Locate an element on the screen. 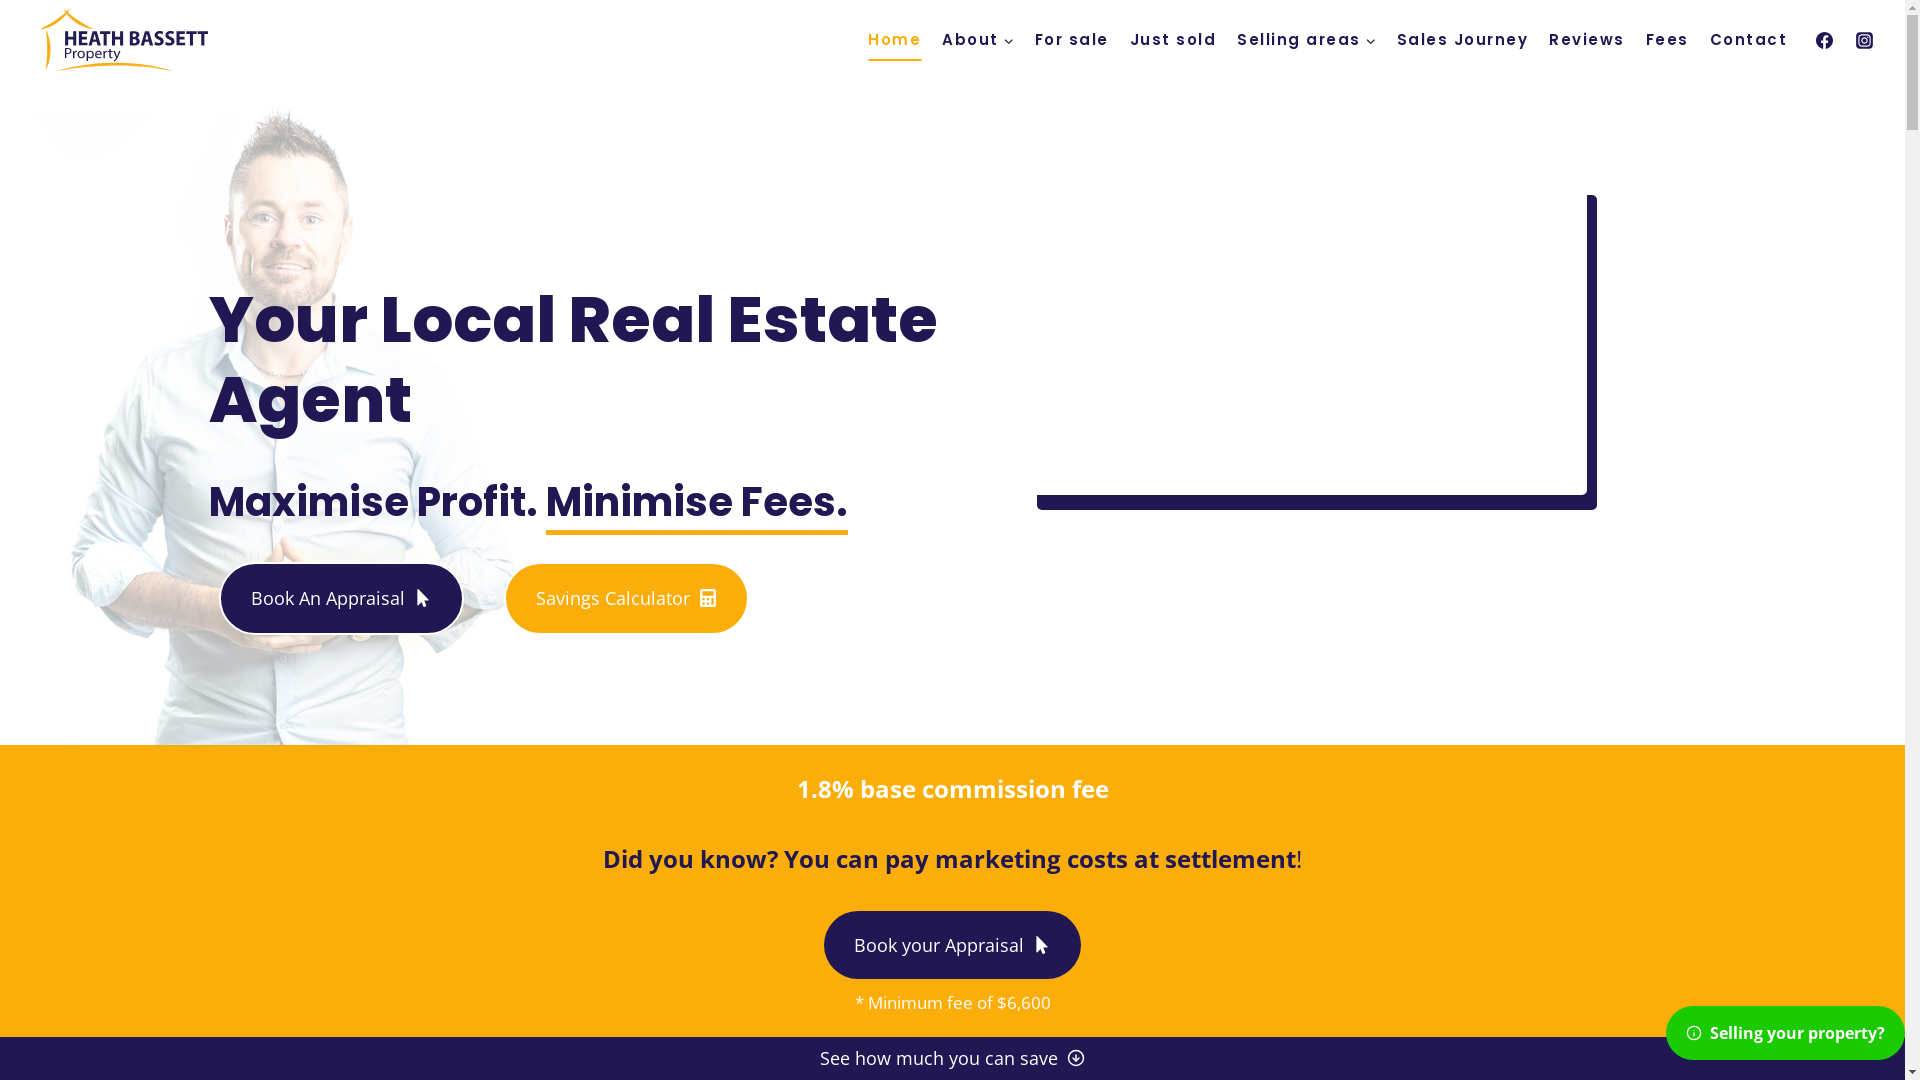 This screenshot has height=1080, width=1920. 'Book your Appraisal' is located at coordinates (951, 945).